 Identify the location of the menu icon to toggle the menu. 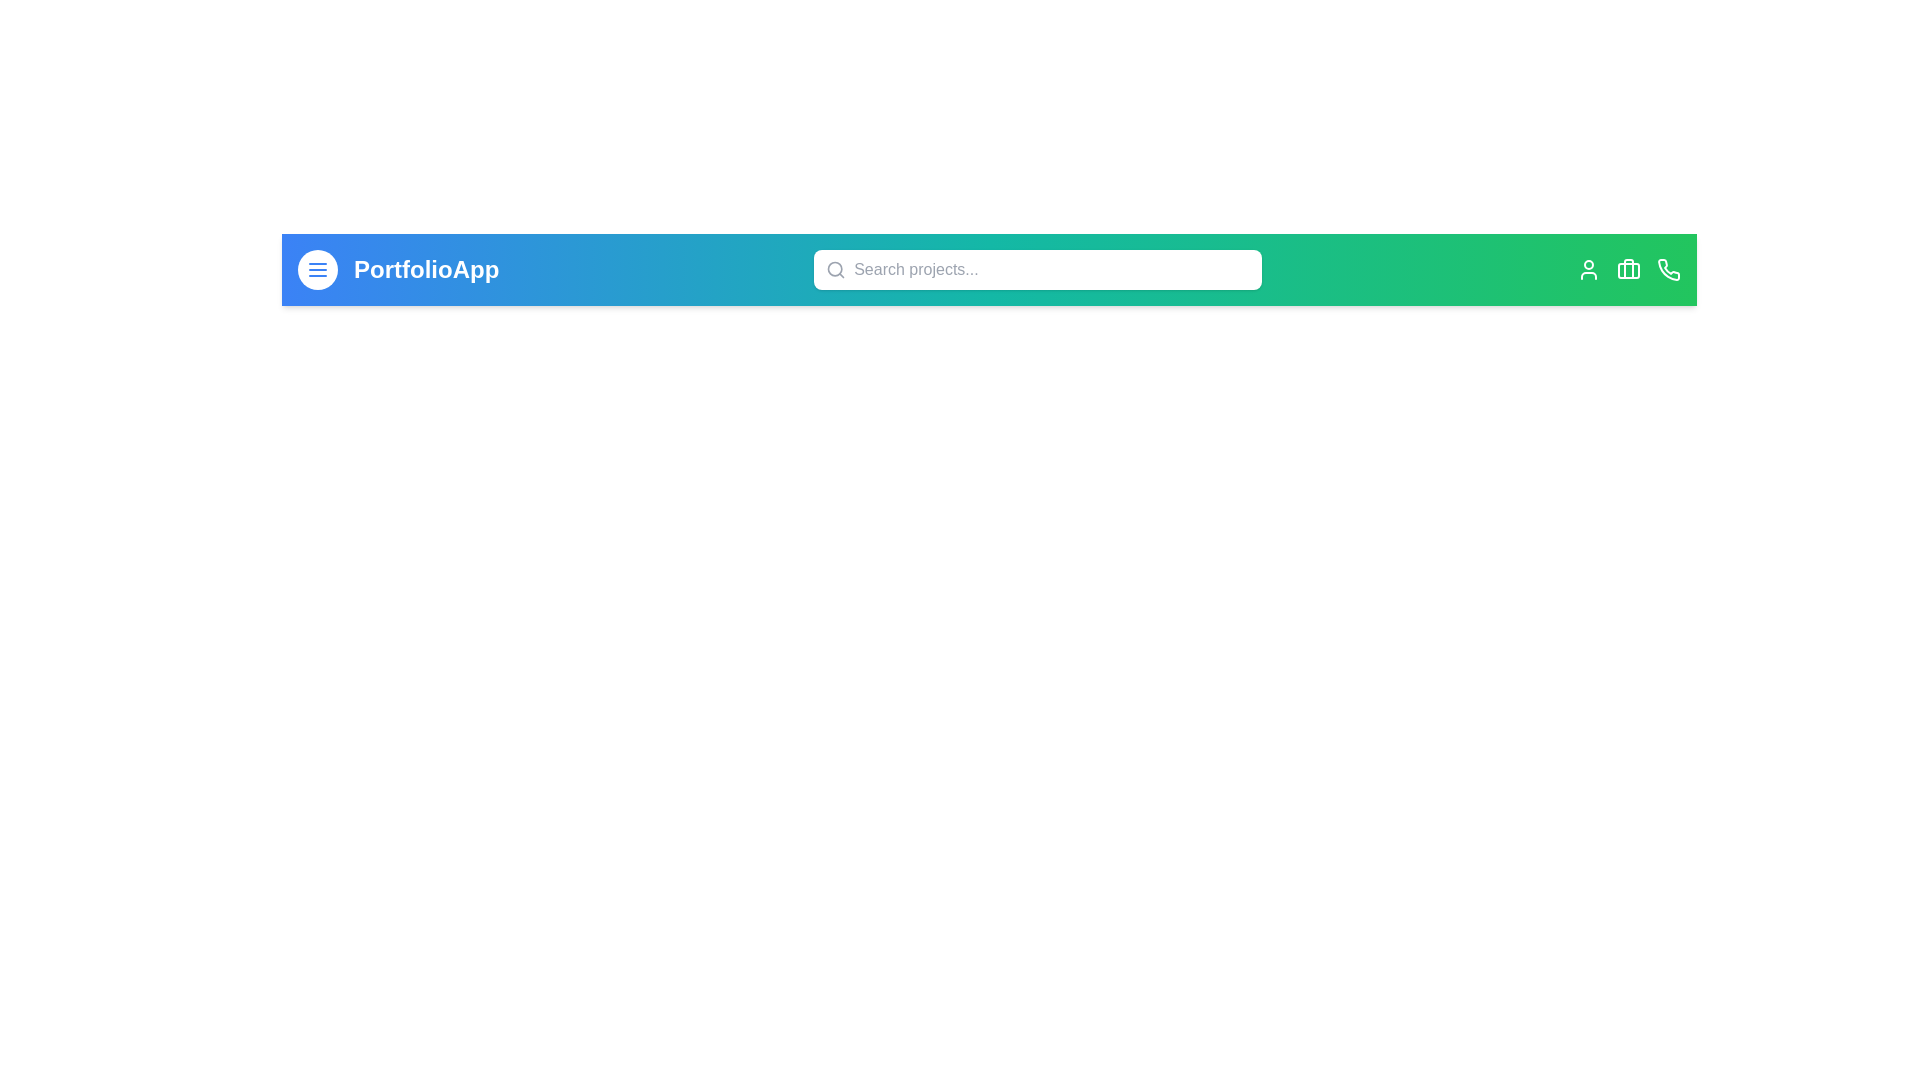
(316, 270).